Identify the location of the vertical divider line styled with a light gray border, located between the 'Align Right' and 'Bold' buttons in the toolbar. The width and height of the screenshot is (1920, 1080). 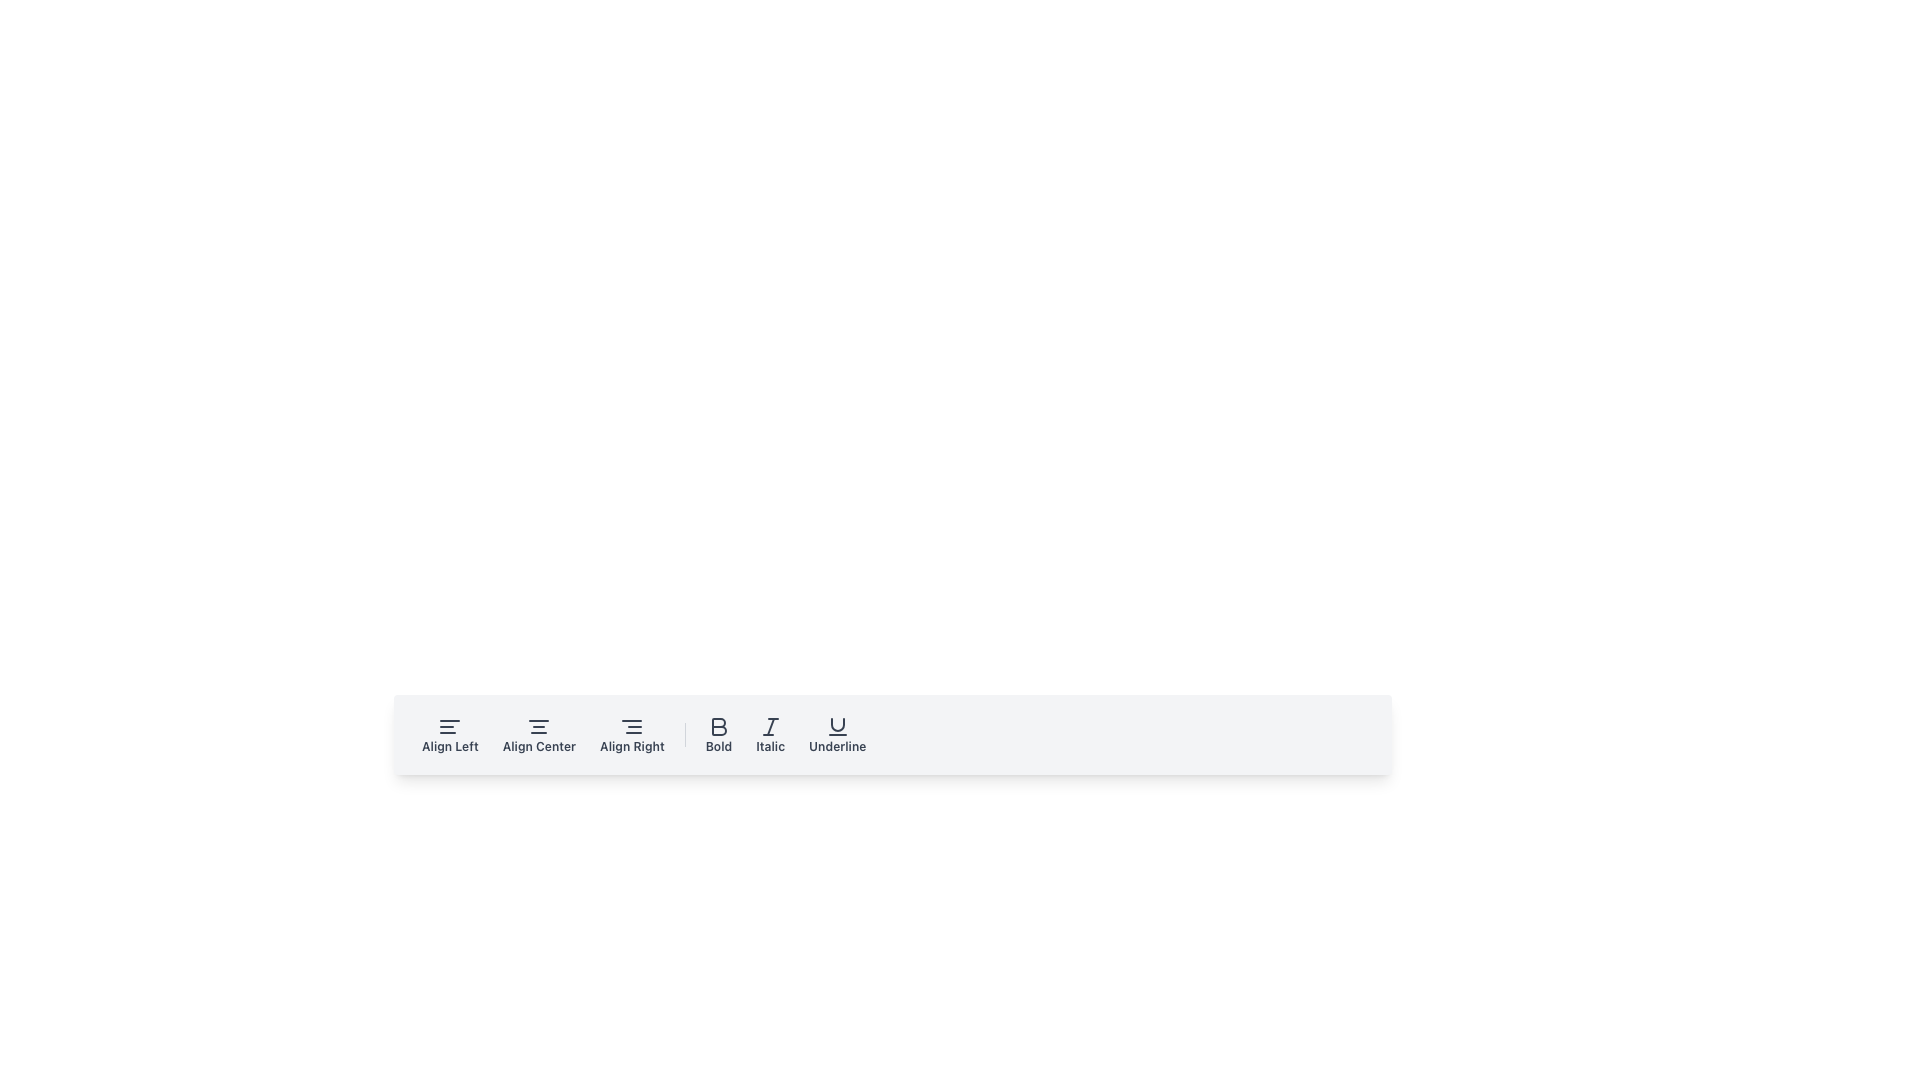
(685, 735).